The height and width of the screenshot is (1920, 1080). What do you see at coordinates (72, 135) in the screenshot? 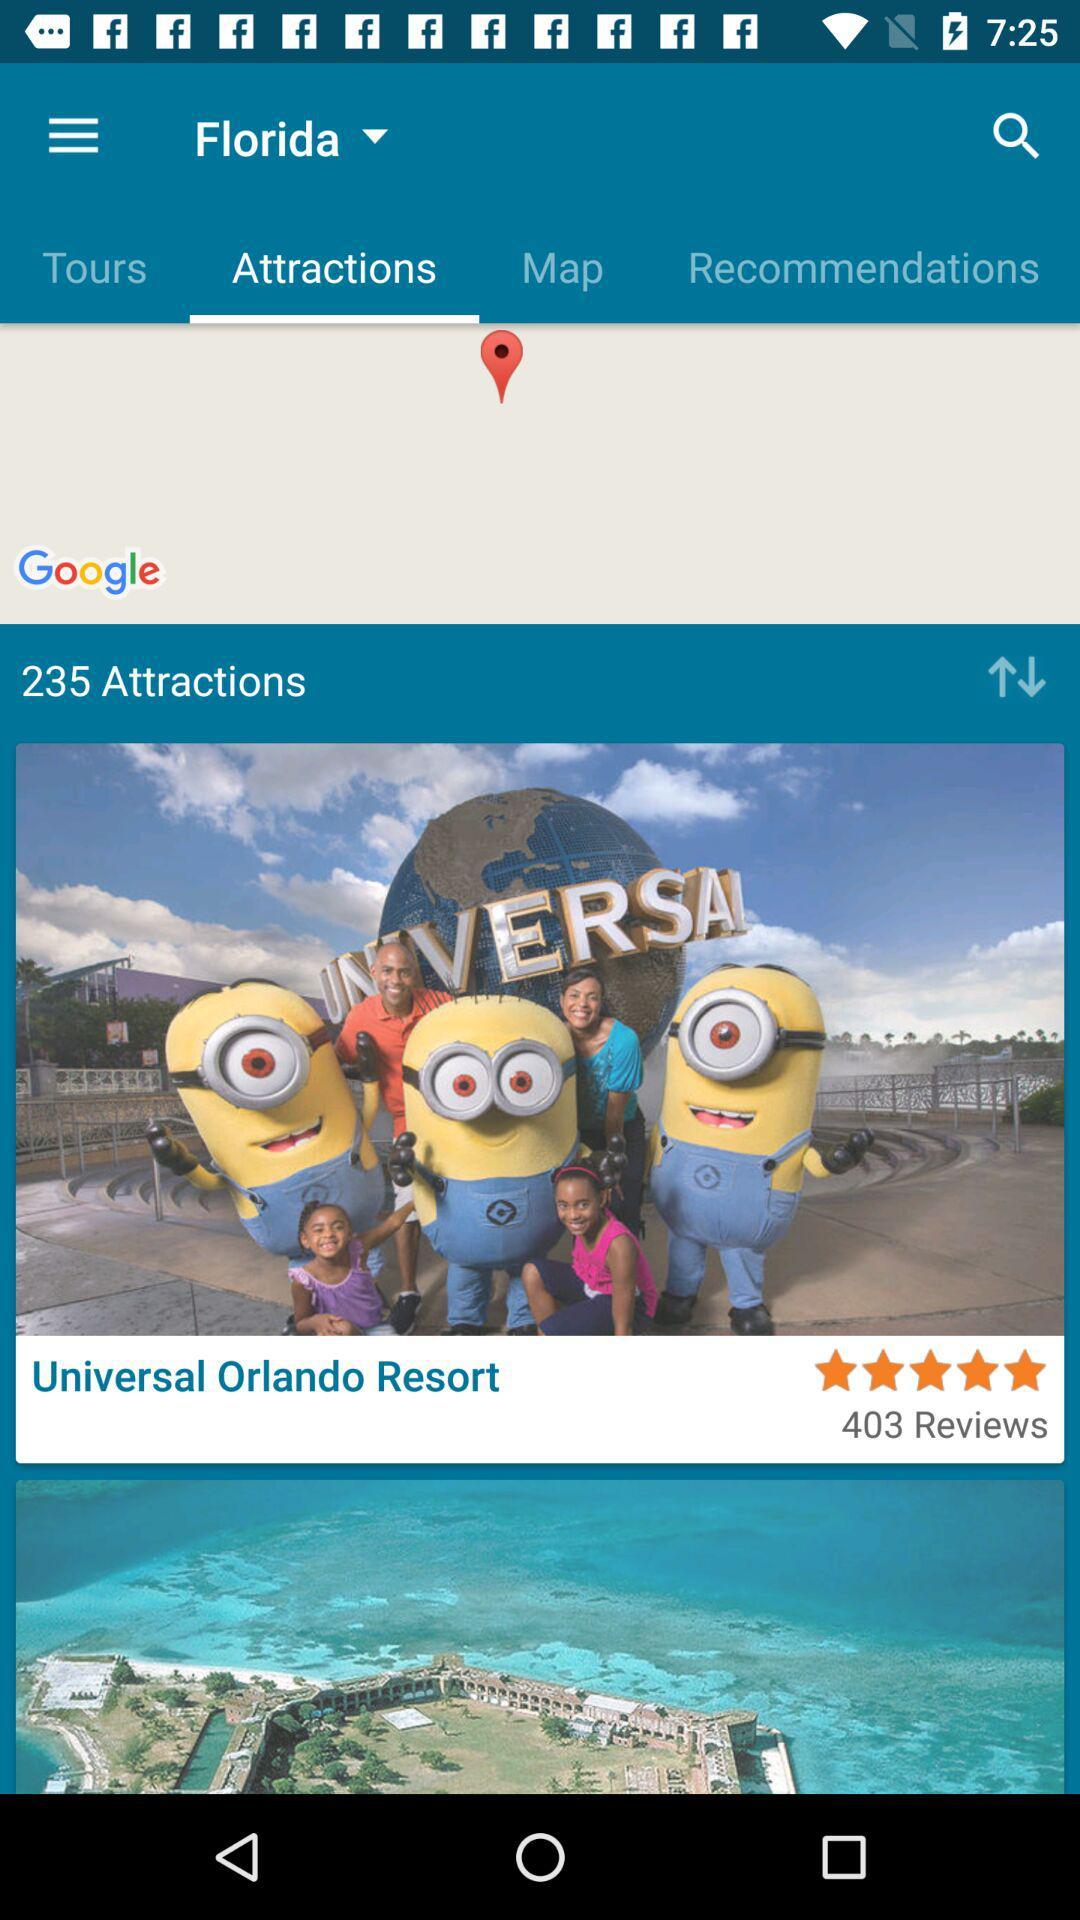
I see `the icon to the left of florida item` at bounding box center [72, 135].